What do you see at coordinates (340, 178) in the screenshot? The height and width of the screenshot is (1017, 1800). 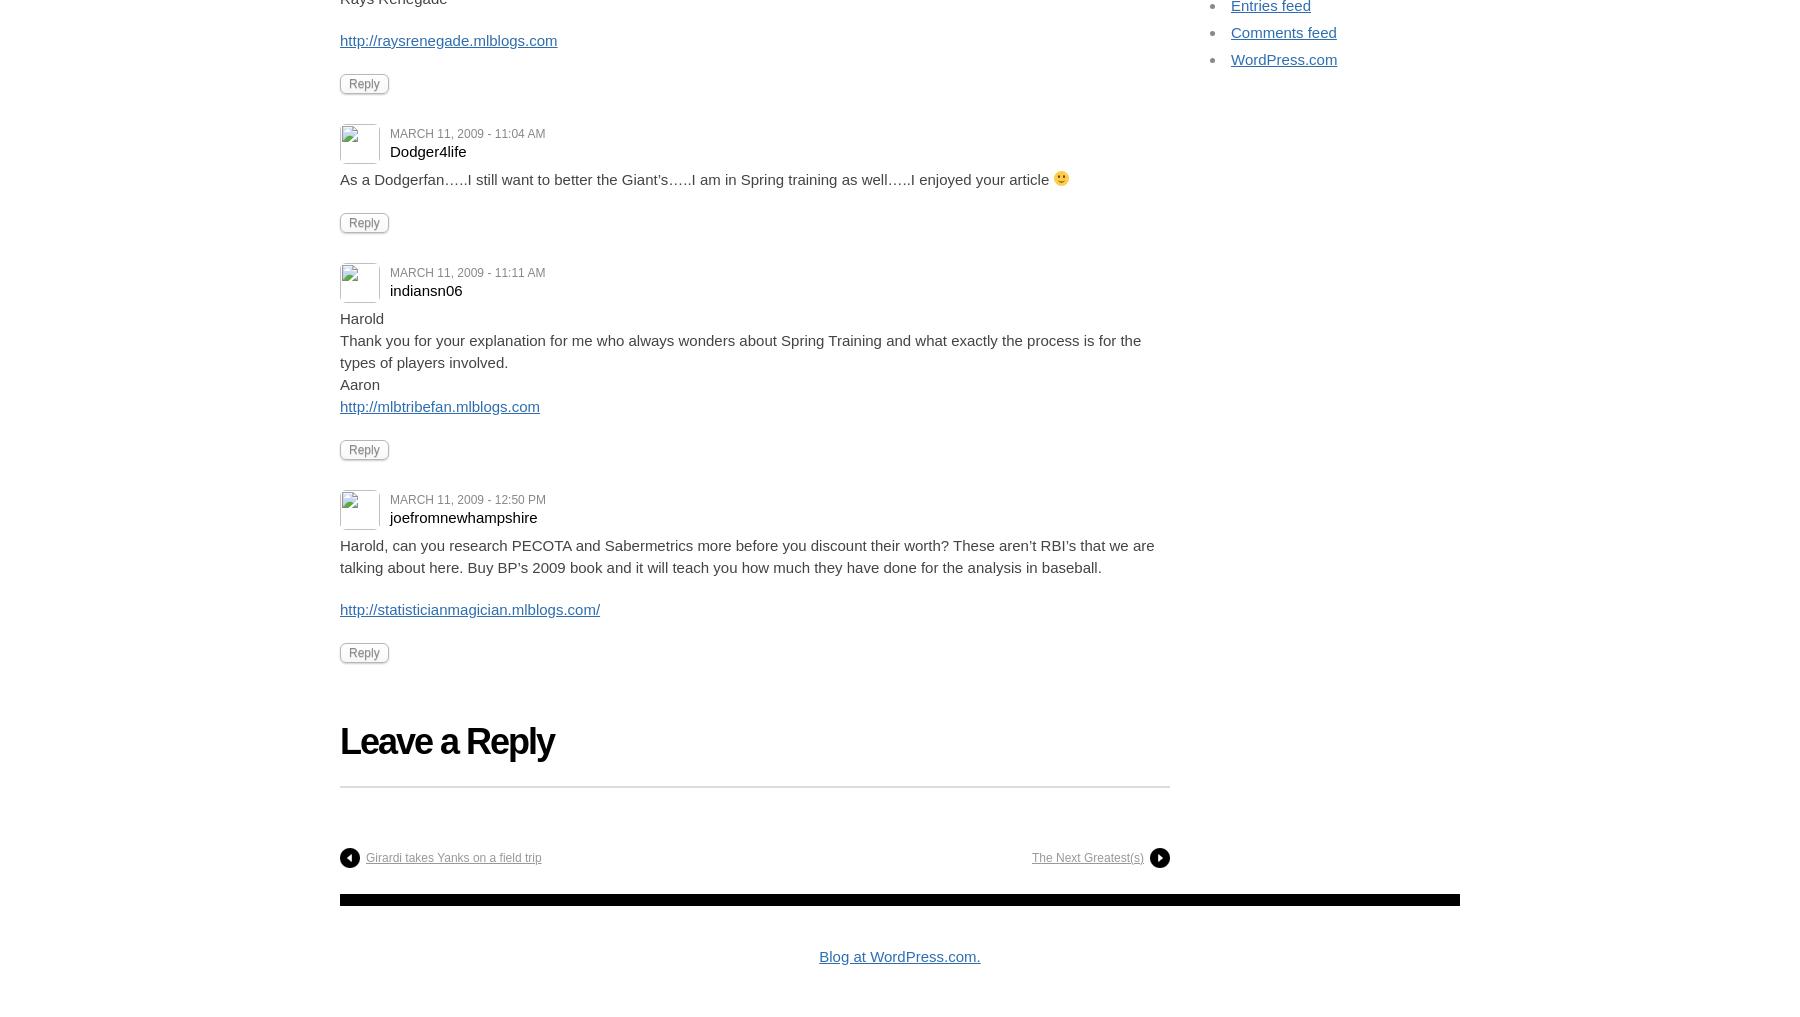 I see `'As a Dodgerfan…..I still want to better the Giant’s…..I am in Spring training as well…..I enjoyed your article'` at bounding box center [340, 178].